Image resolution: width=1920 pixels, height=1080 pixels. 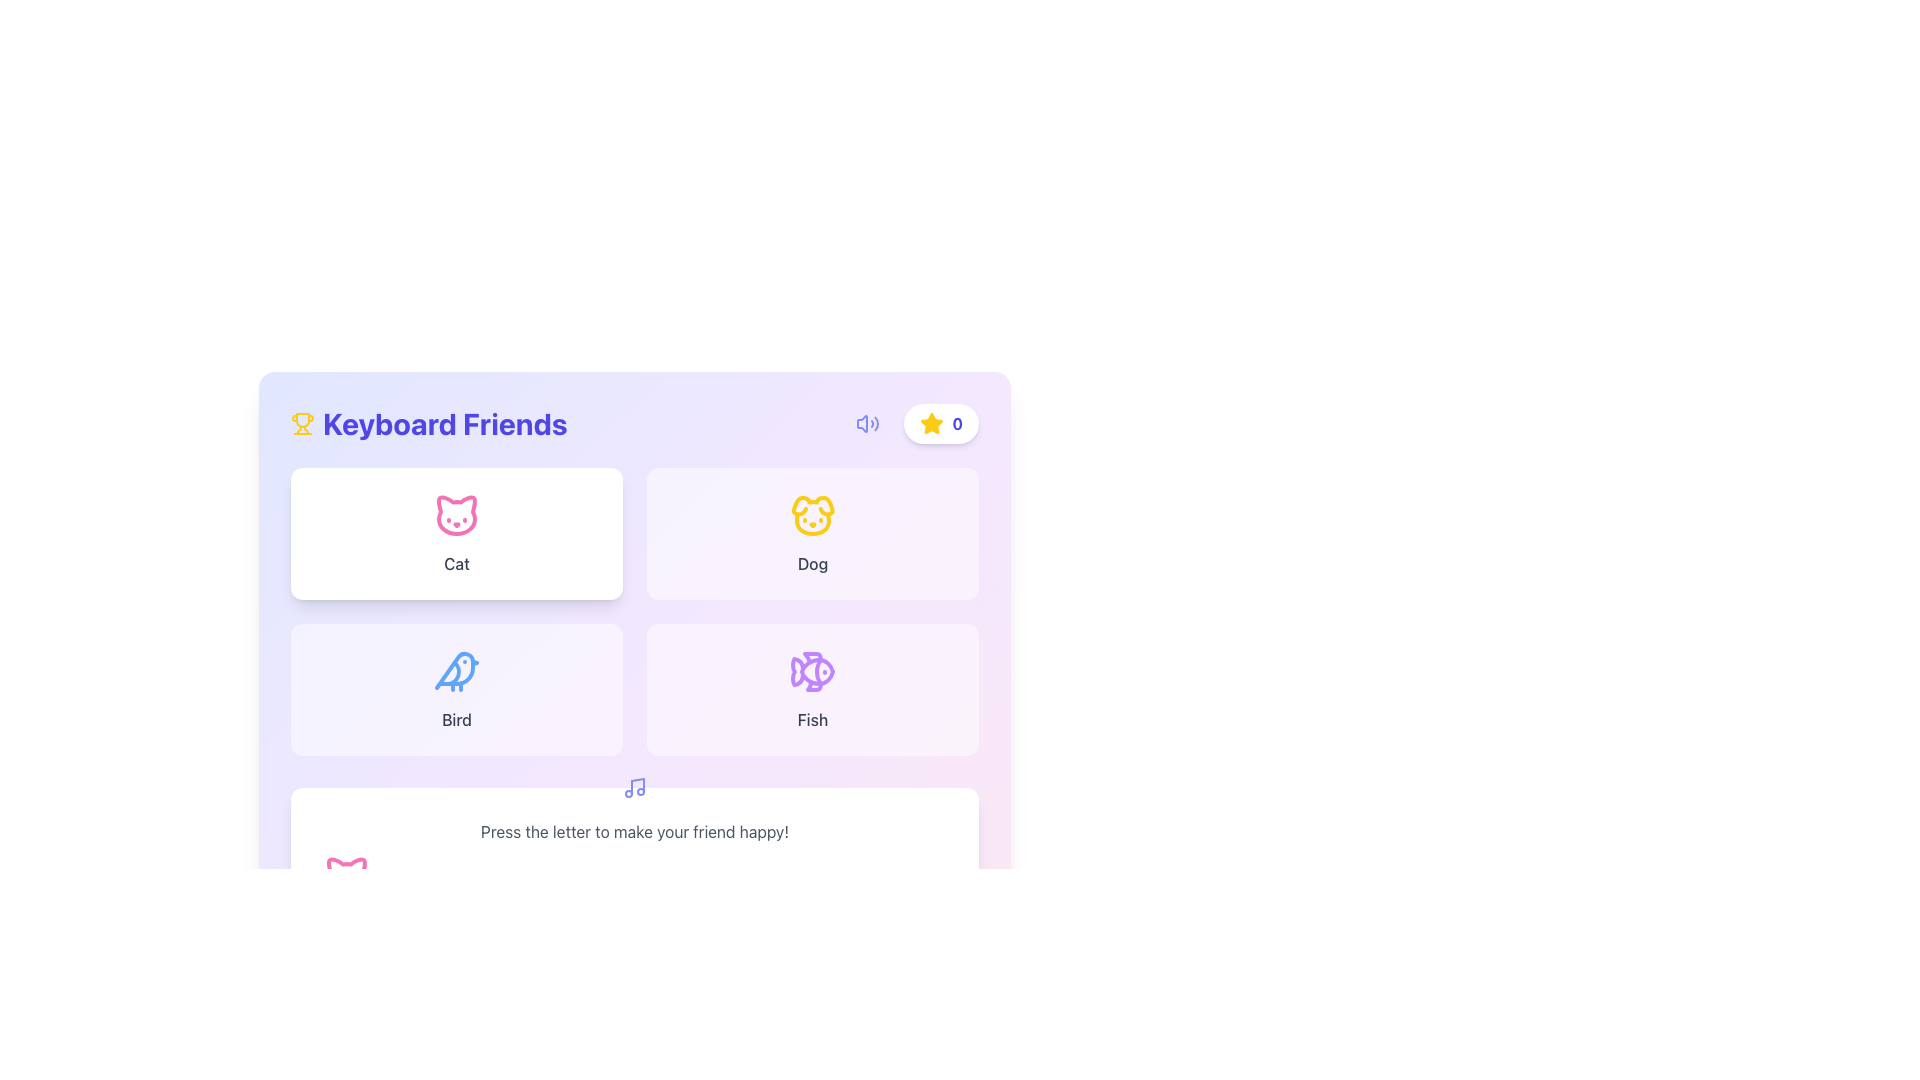 I want to click on the 'Fish' button located in the second row and second column of the 2x2 grid layout, so click(x=812, y=689).